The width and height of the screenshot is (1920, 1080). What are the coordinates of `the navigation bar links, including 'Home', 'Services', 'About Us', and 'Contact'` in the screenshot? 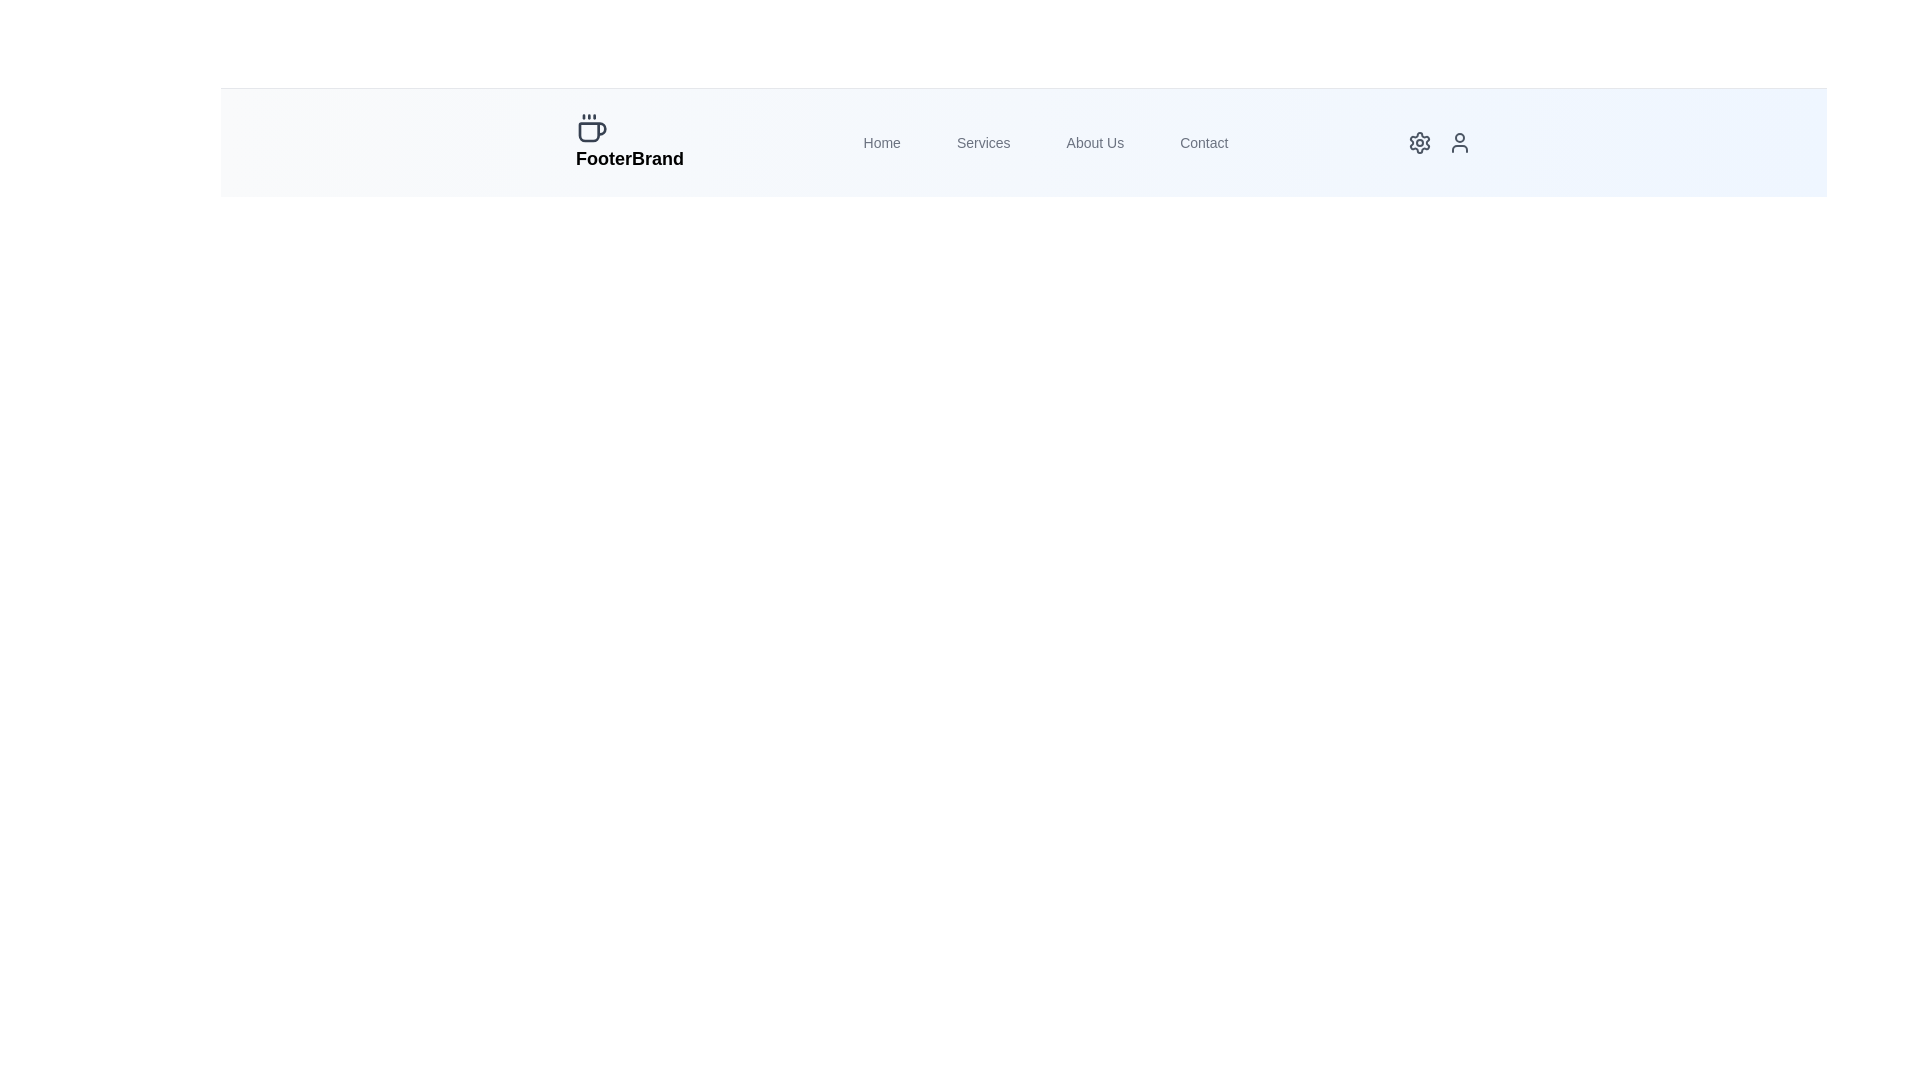 It's located at (1023, 141).